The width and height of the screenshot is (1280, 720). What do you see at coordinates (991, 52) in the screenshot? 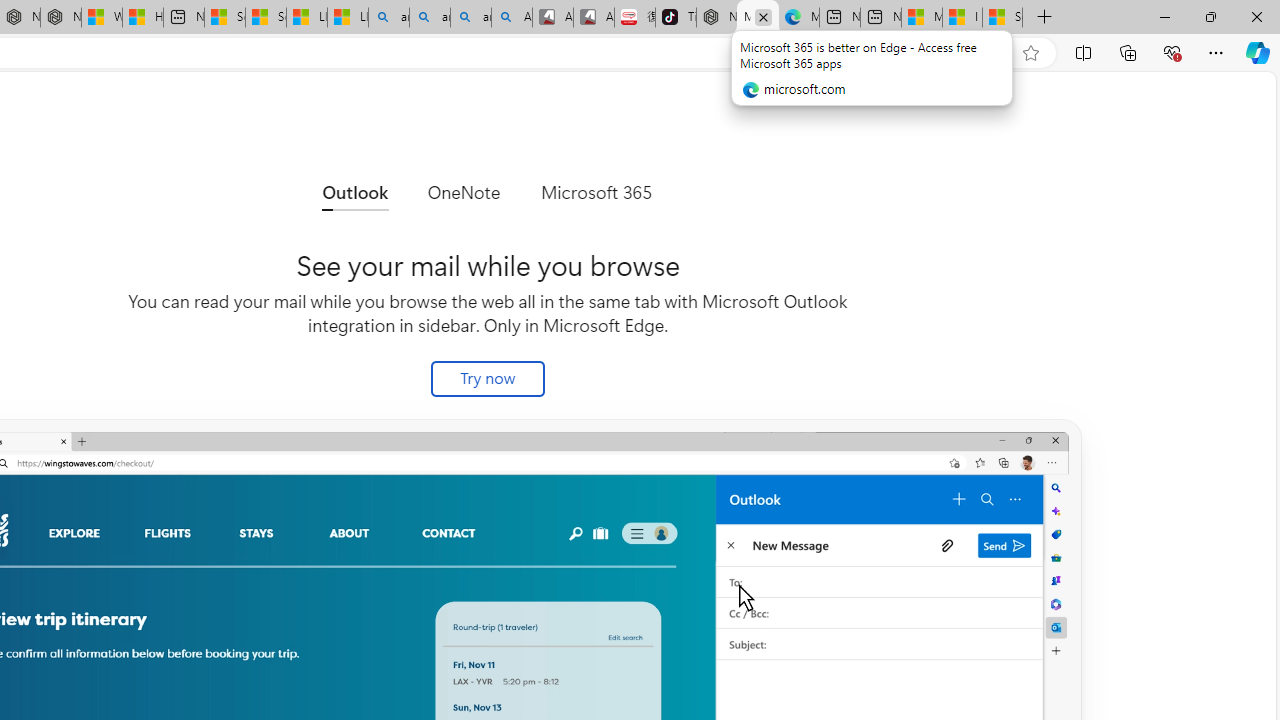
I see `'Enhance video'` at bounding box center [991, 52].